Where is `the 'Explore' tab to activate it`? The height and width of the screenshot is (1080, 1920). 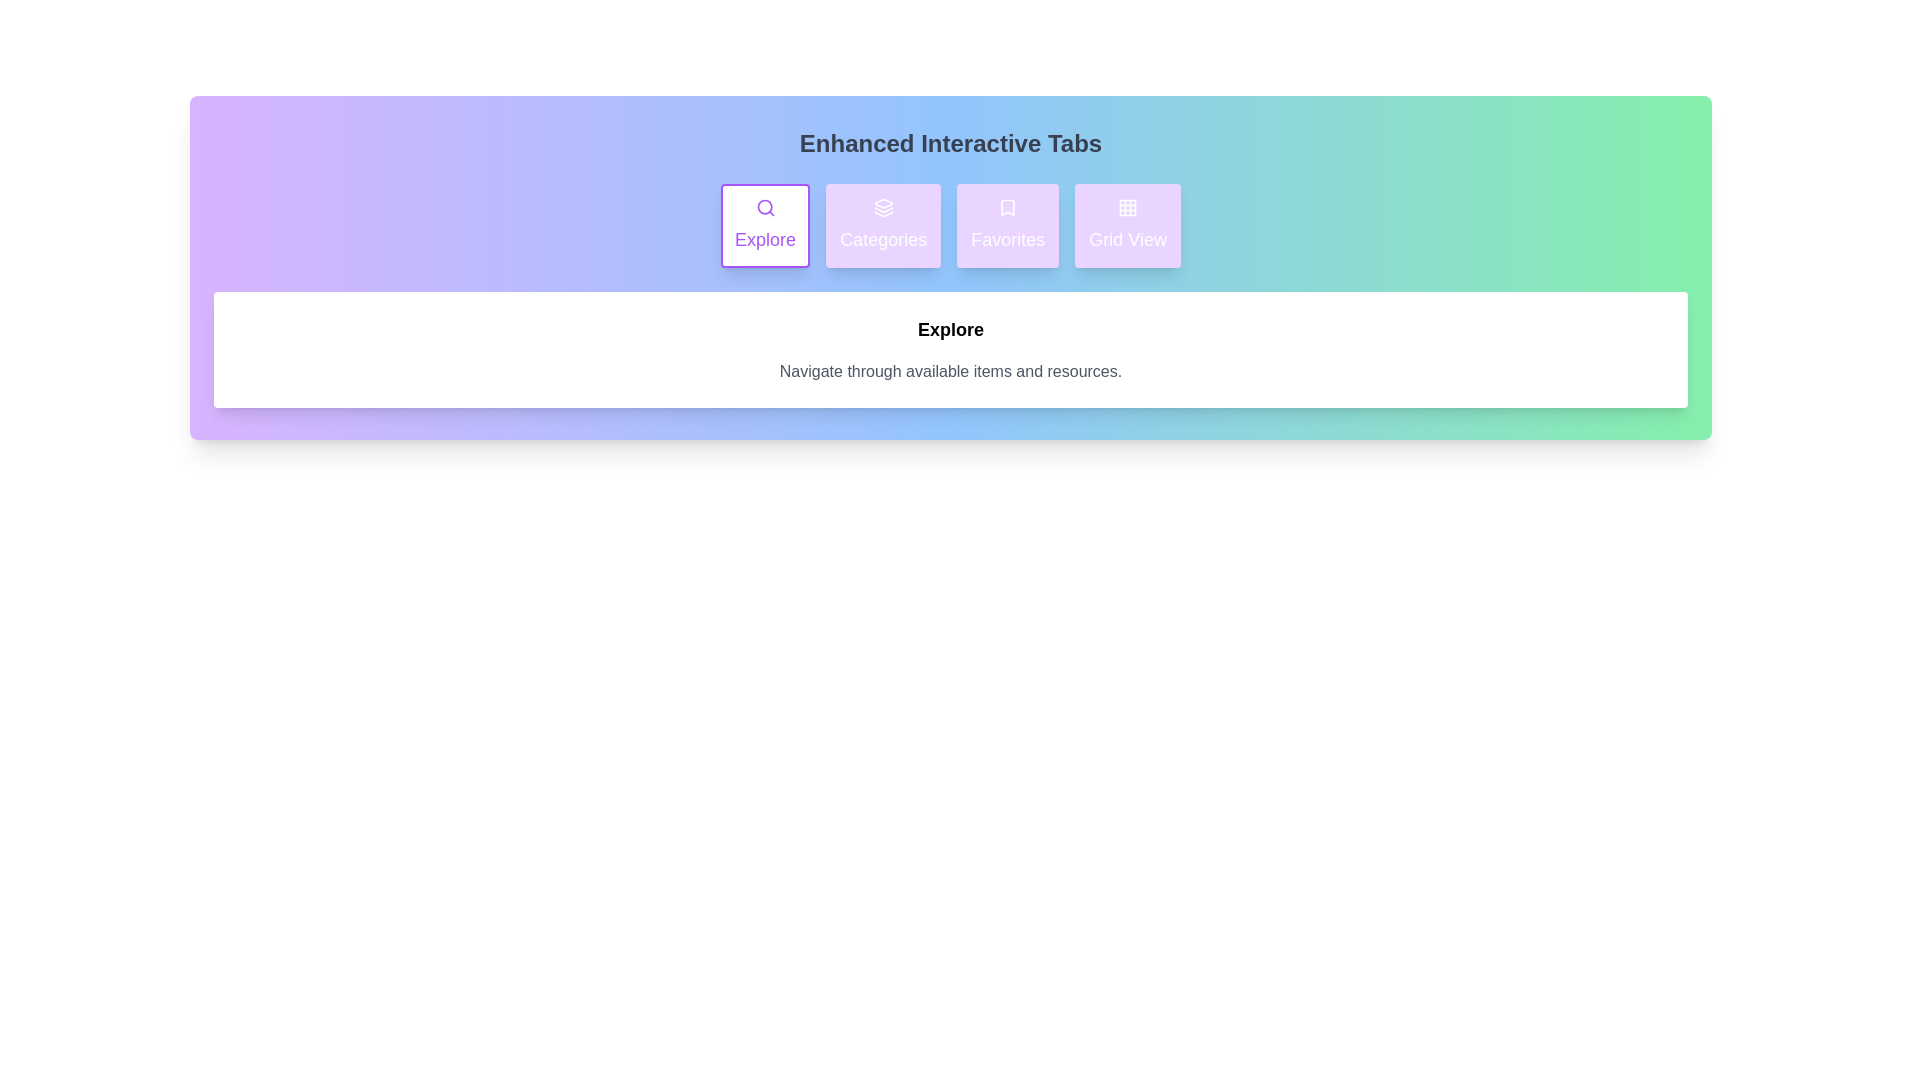
the 'Explore' tab to activate it is located at coordinates (763, 225).